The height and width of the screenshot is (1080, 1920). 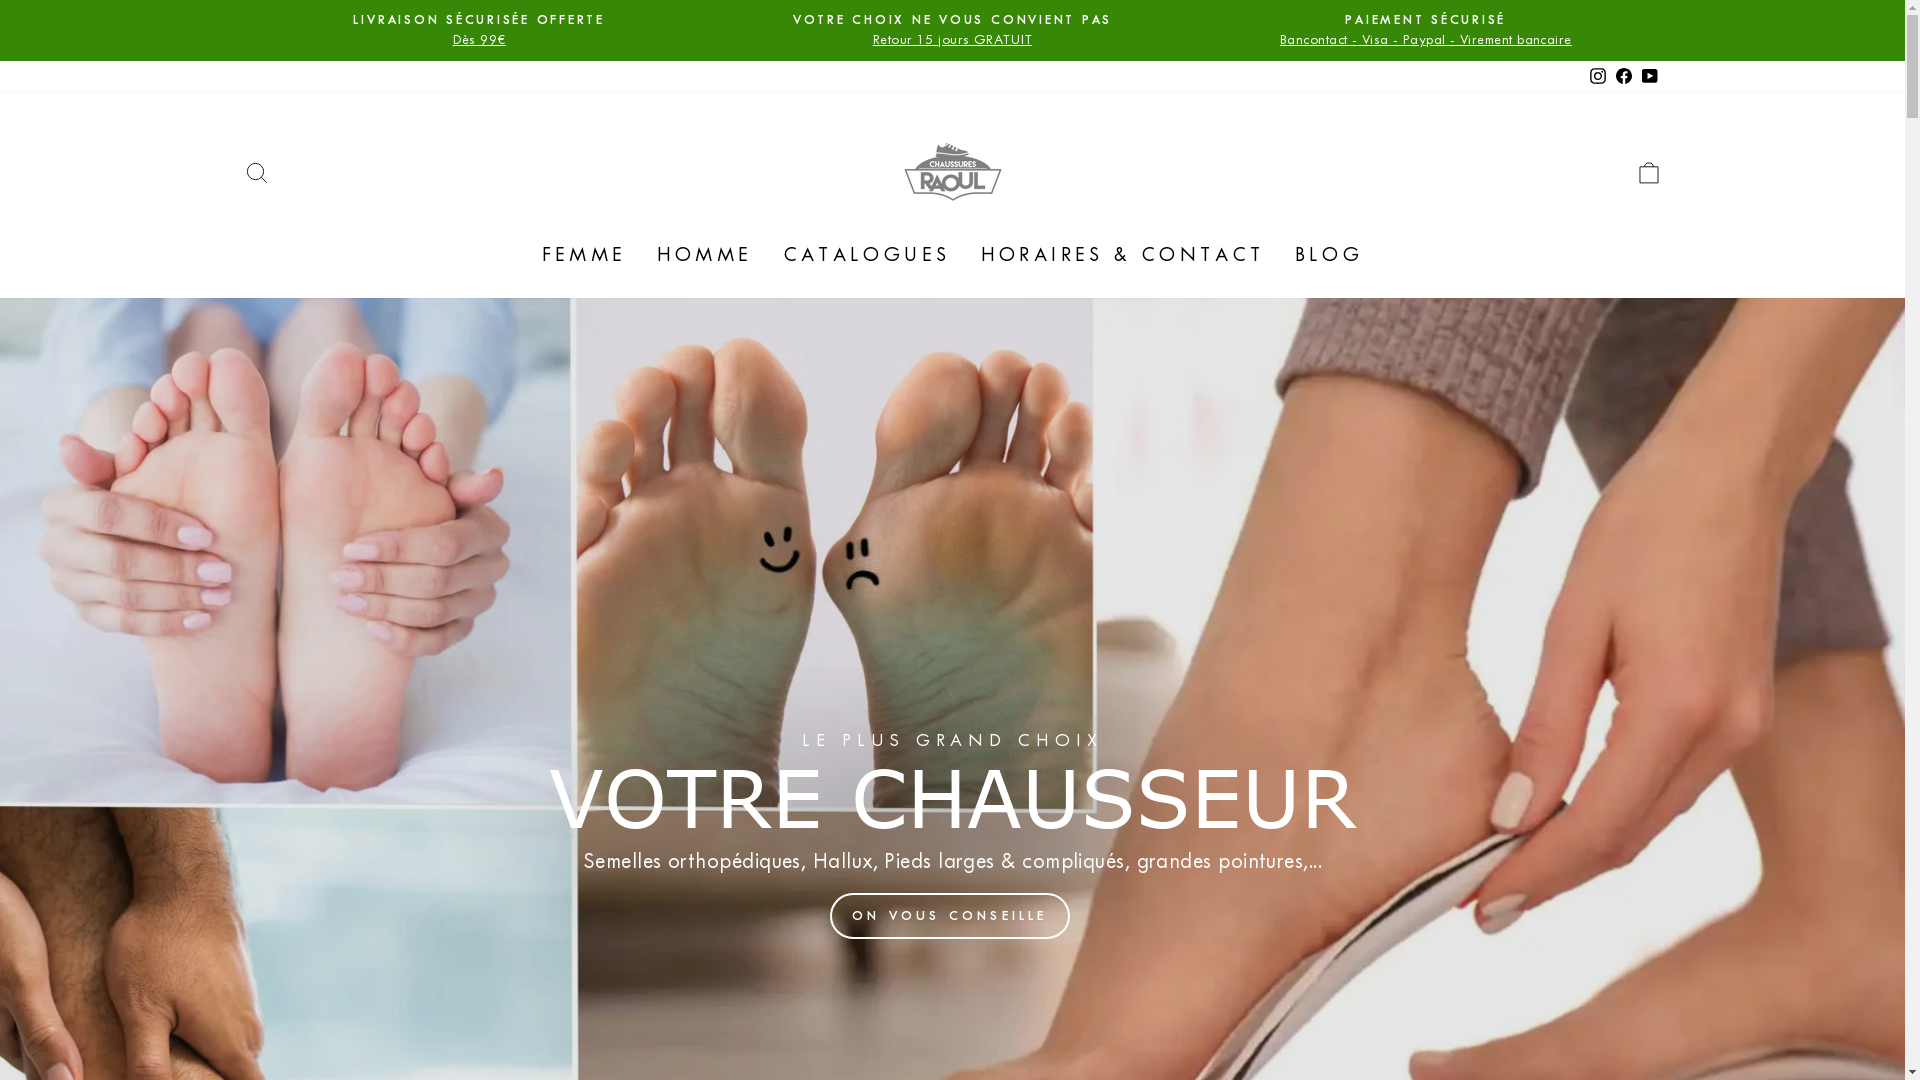 I want to click on 'CATALOGUES', so click(x=867, y=253).